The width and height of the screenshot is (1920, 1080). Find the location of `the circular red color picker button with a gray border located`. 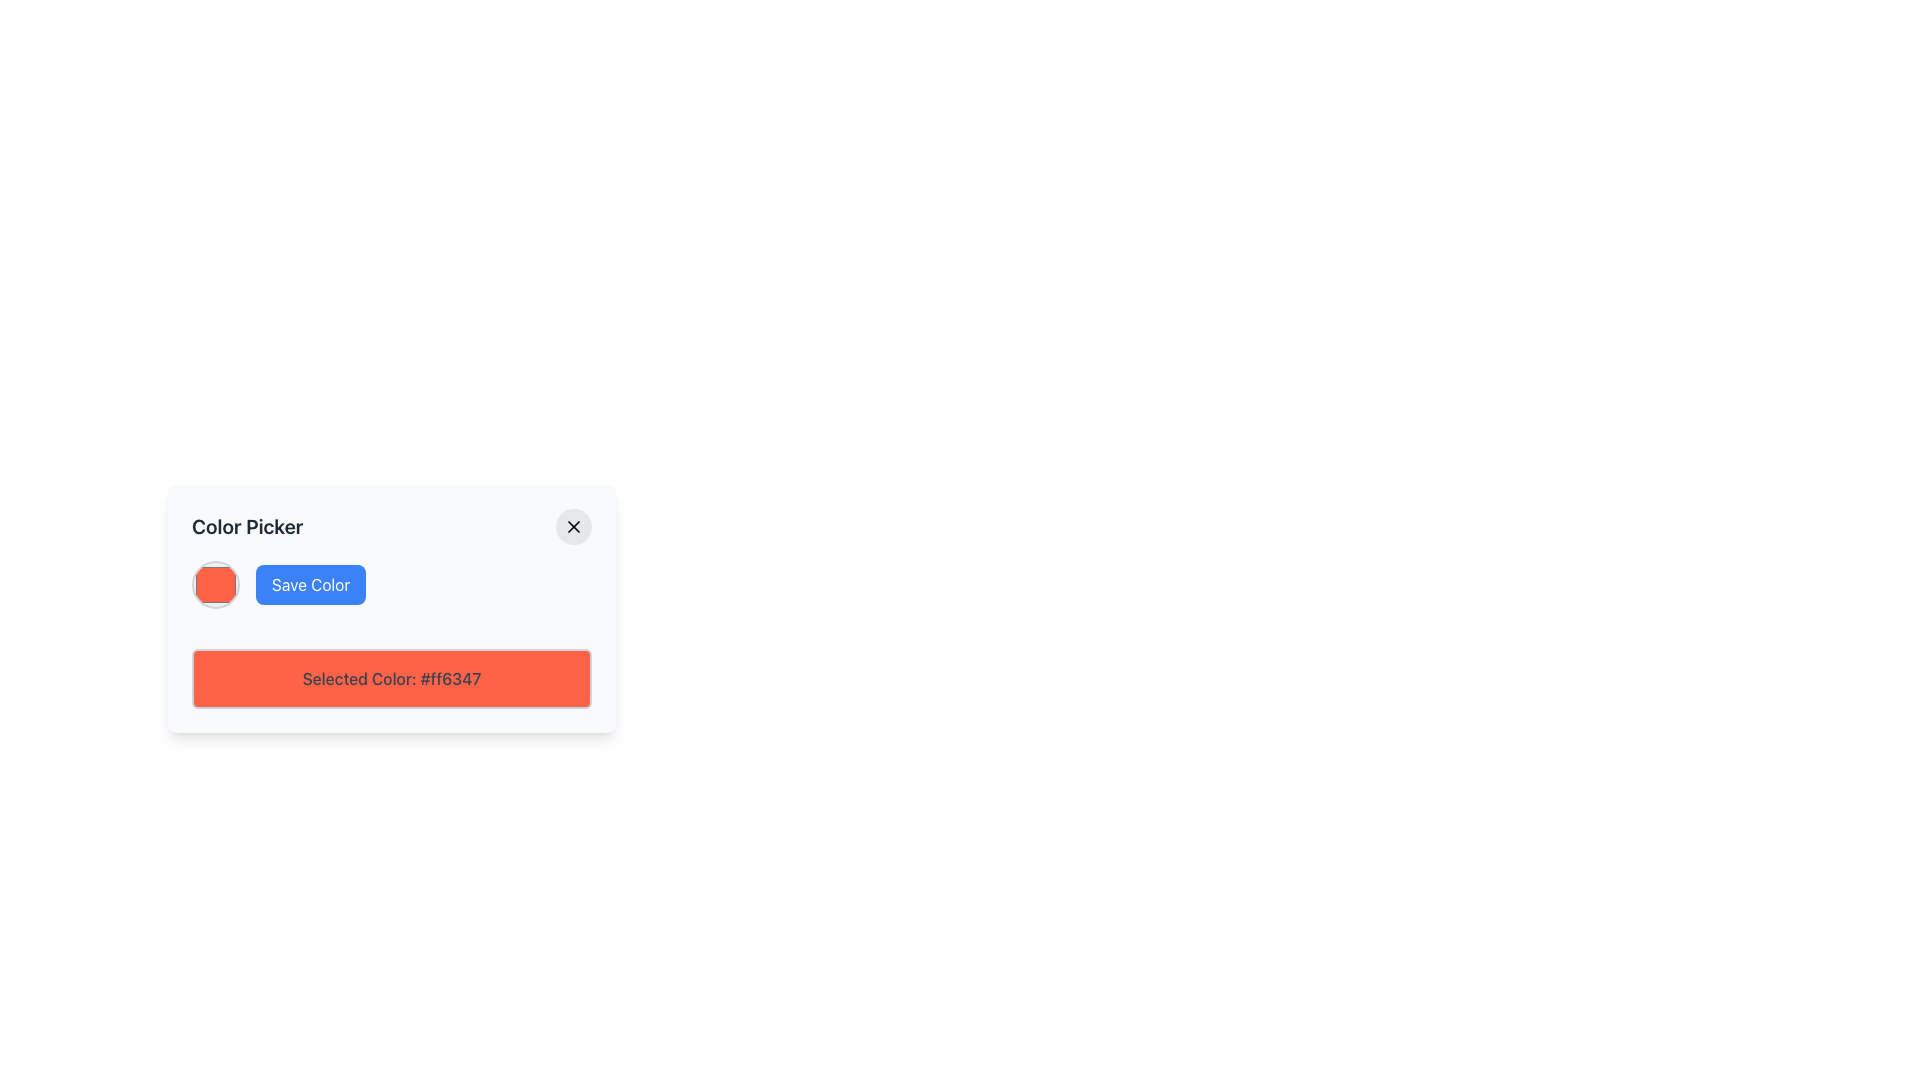

the circular red color picker button with a gray border located is located at coordinates (216, 585).